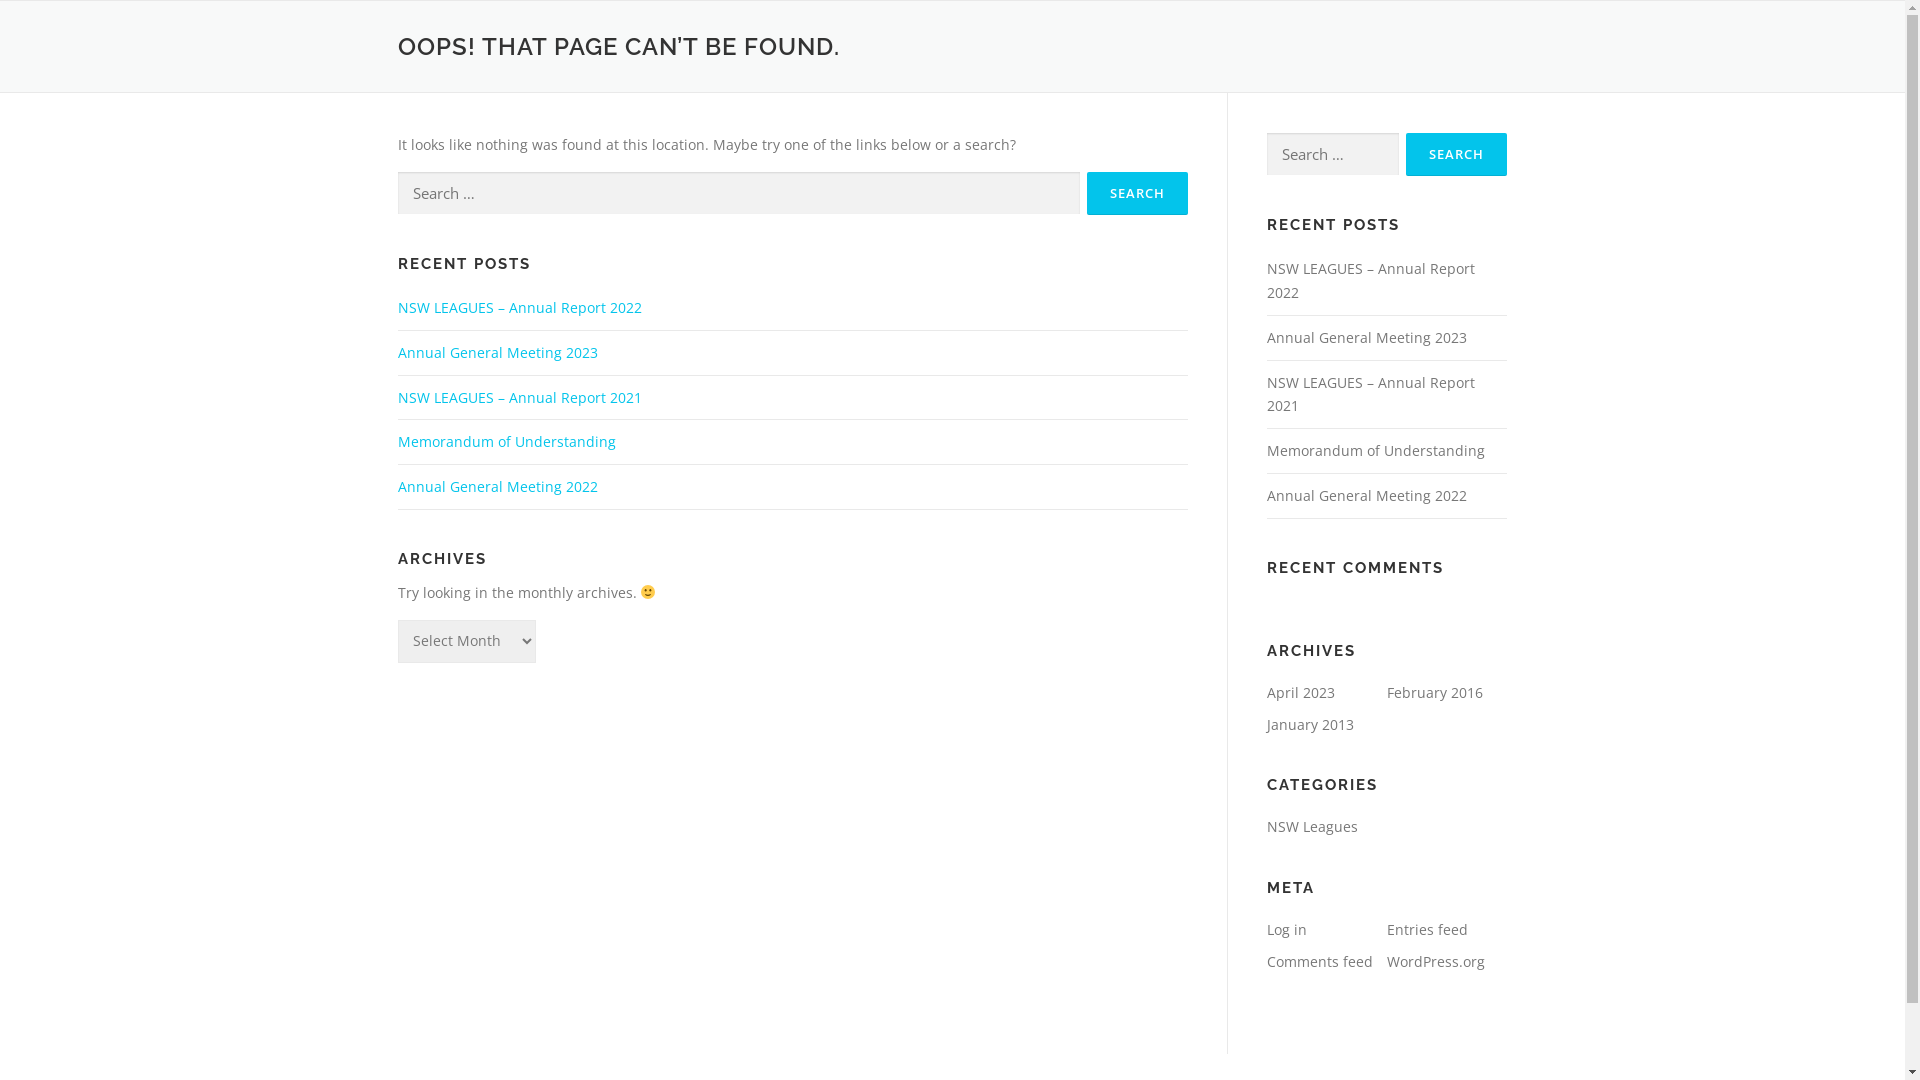 This screenshot has height=1080, width=1920. Describe the element at coordinates (1311, 826) in the screenshot. I see `'NSW Leagues'` at that location.